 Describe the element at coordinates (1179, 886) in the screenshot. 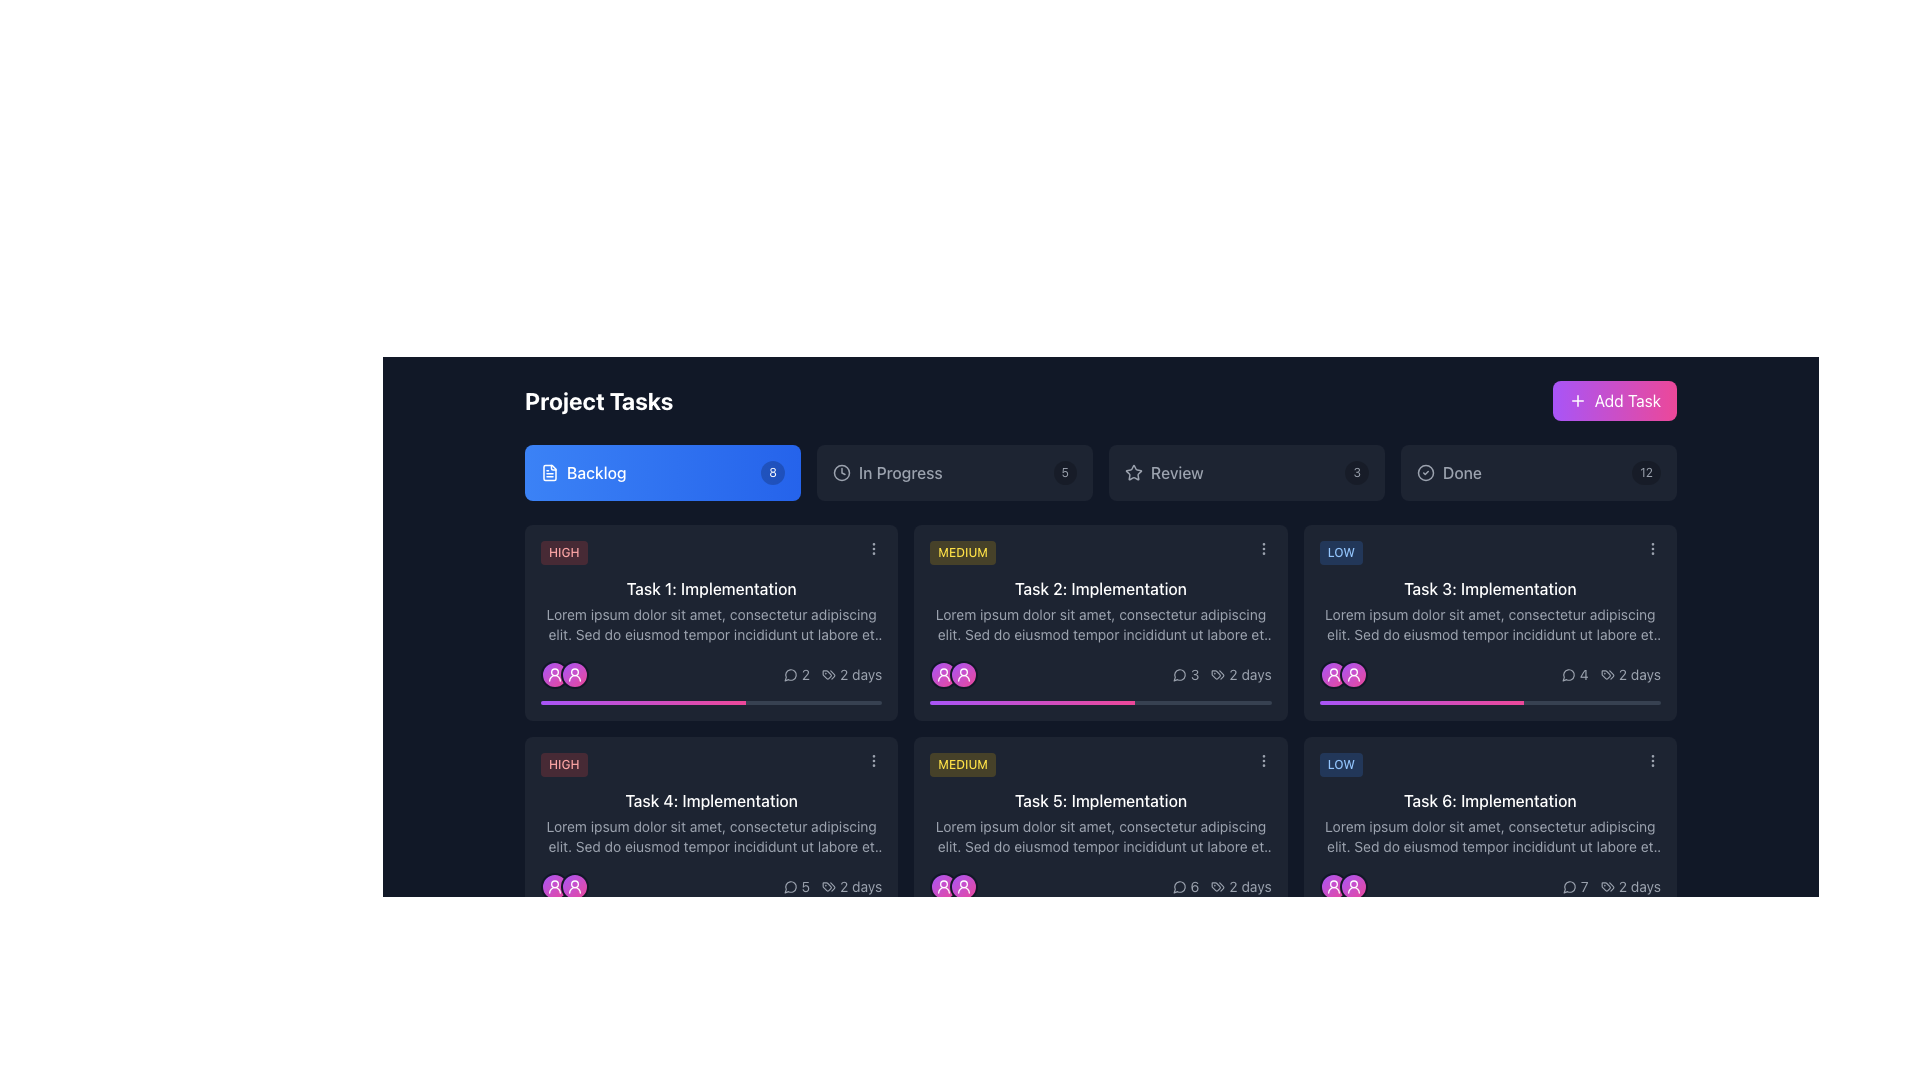

I see `the comments icon located at the bottom-right corner of the card labeled 'Task 6: Implementation', positioned immediately to the left of the text '6'` at that location.